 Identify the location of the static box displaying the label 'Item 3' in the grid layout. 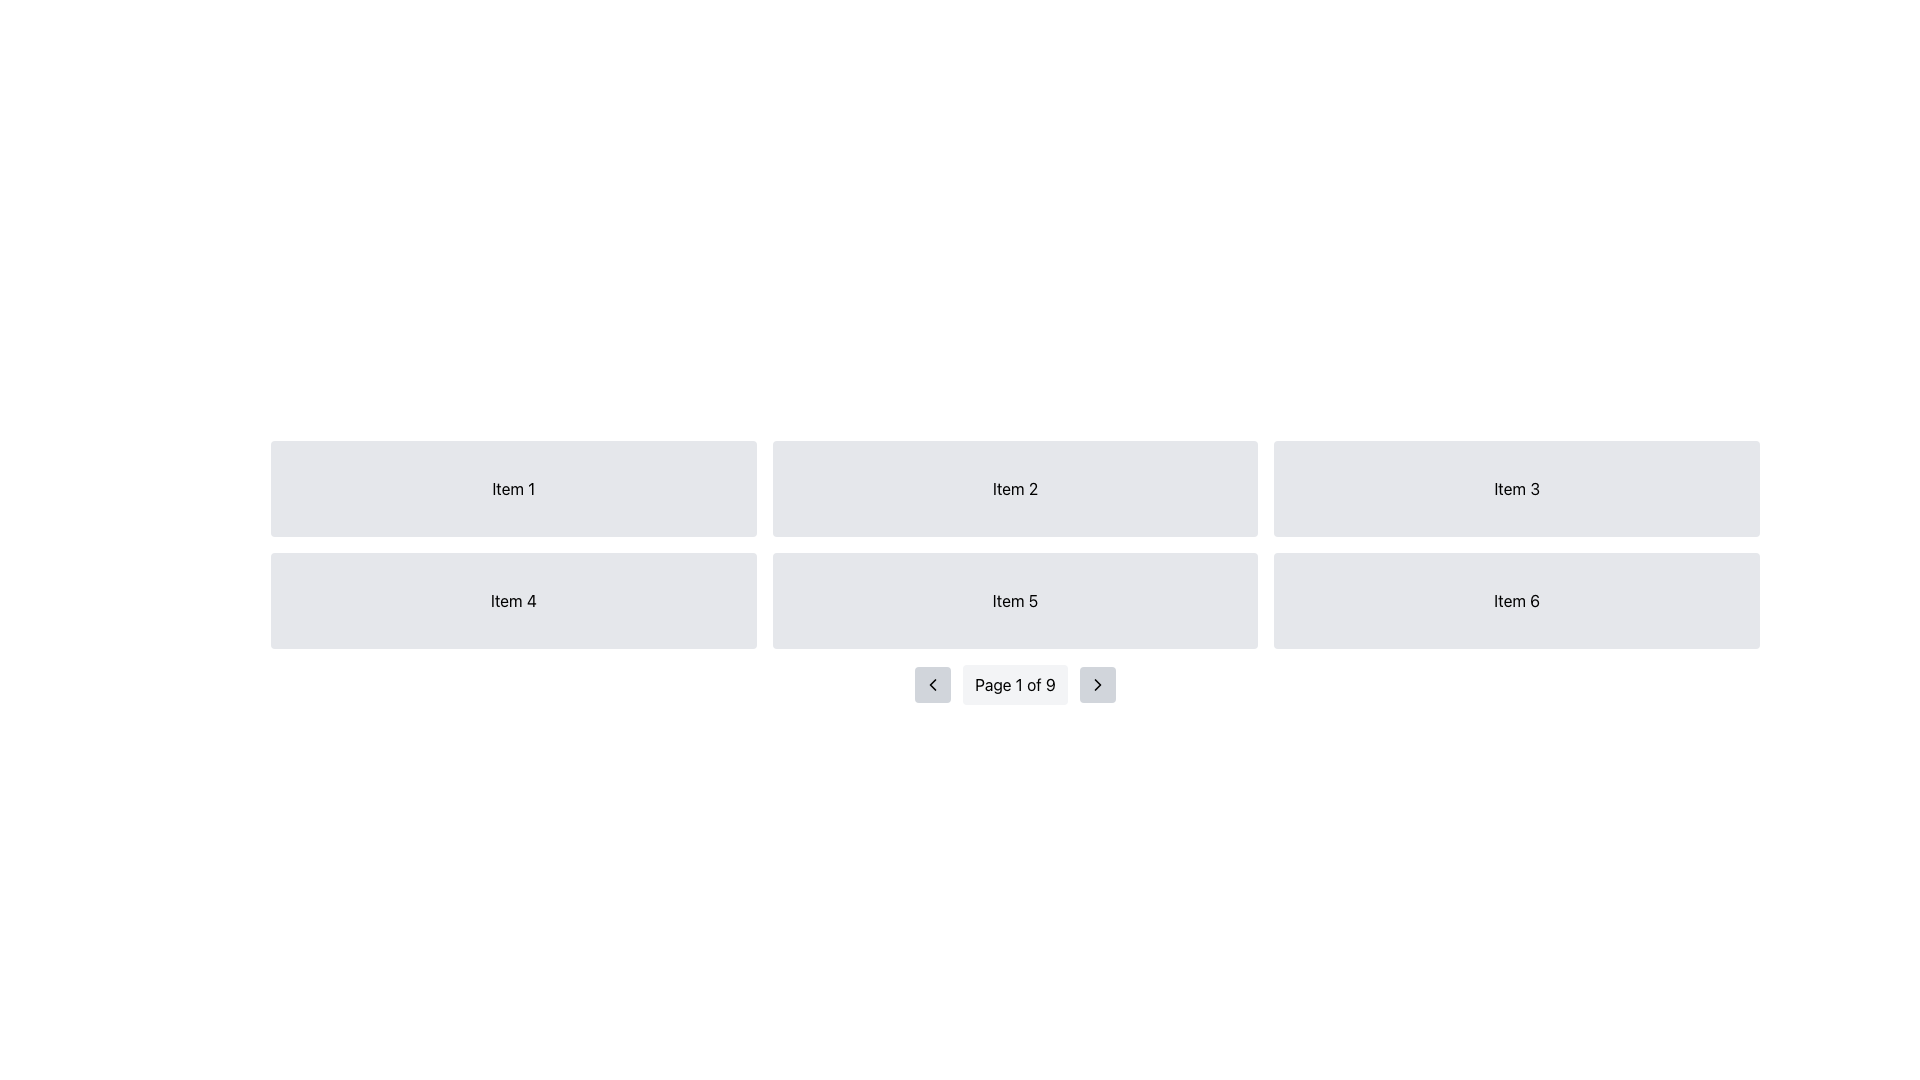
(1517, 489).